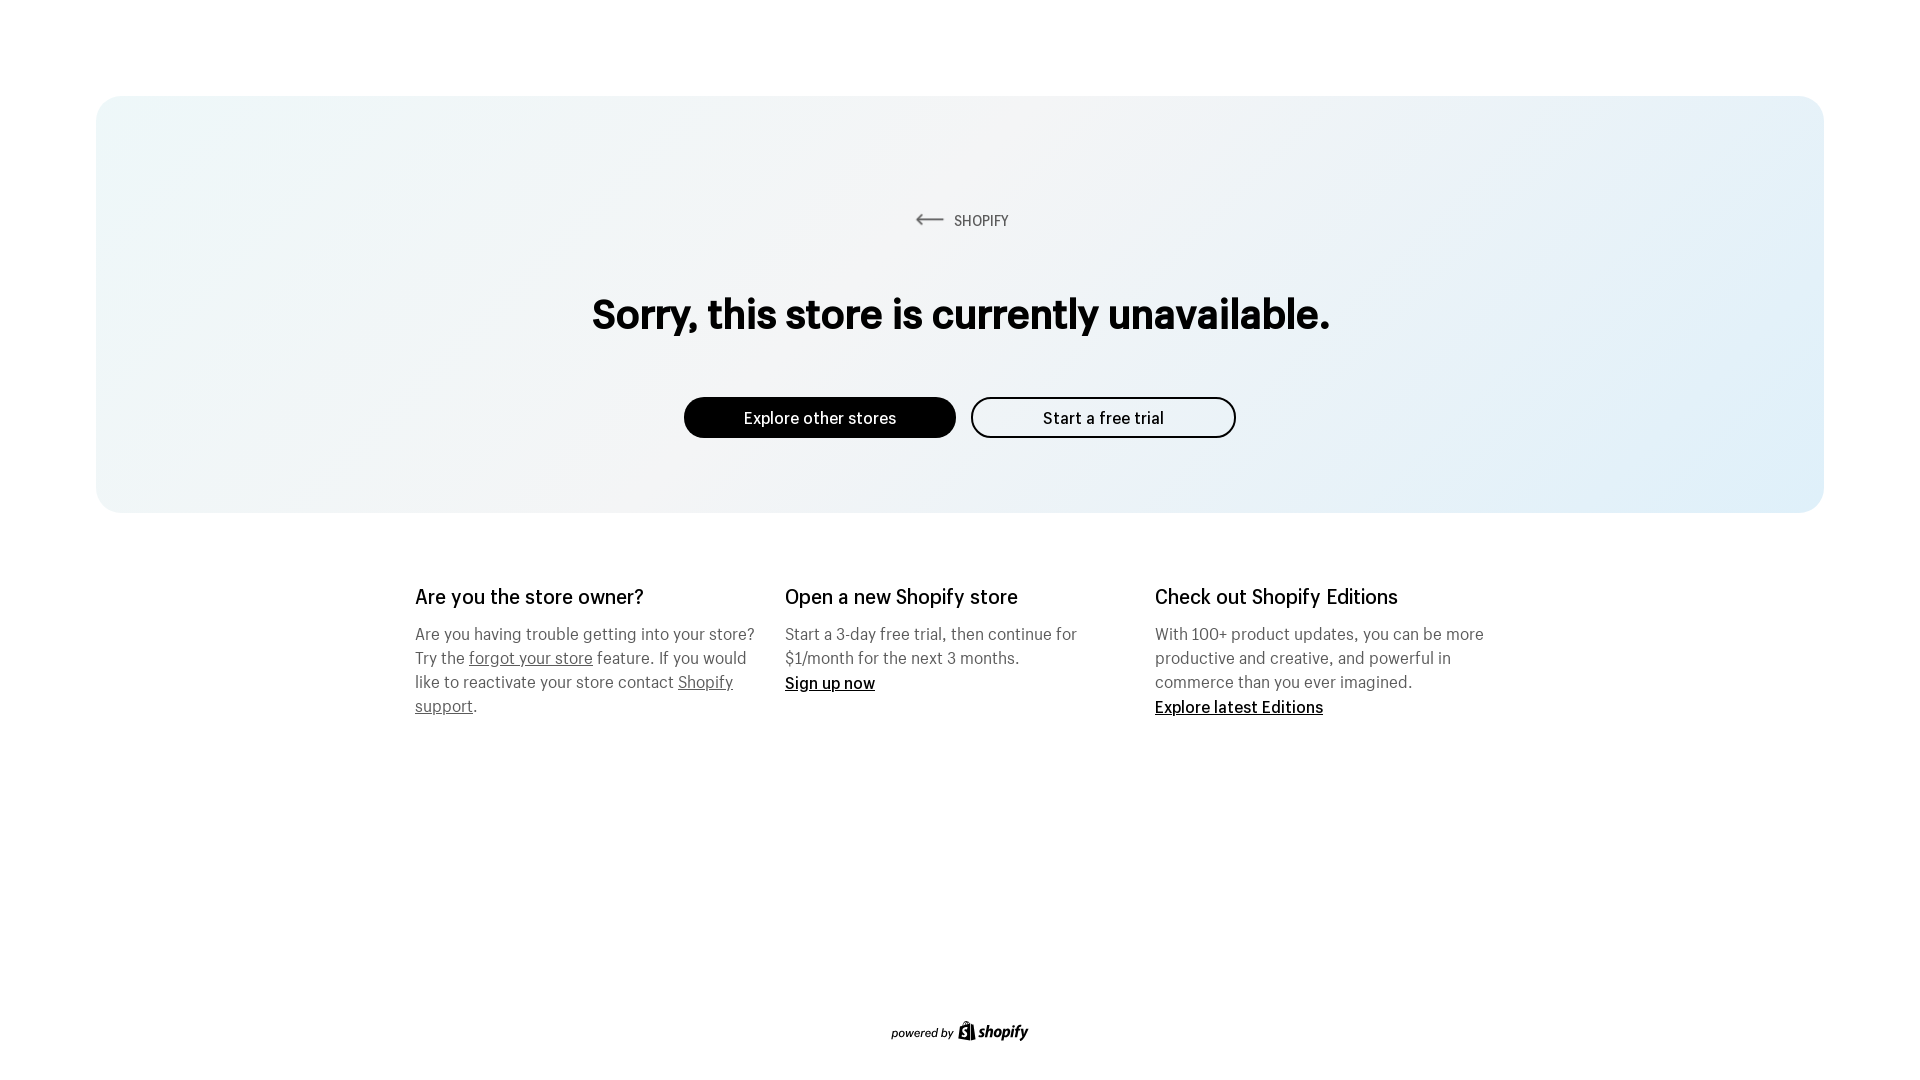 The image size is (1920, 1080). I want to click on 'SHOPIFY', so click(960, 220).